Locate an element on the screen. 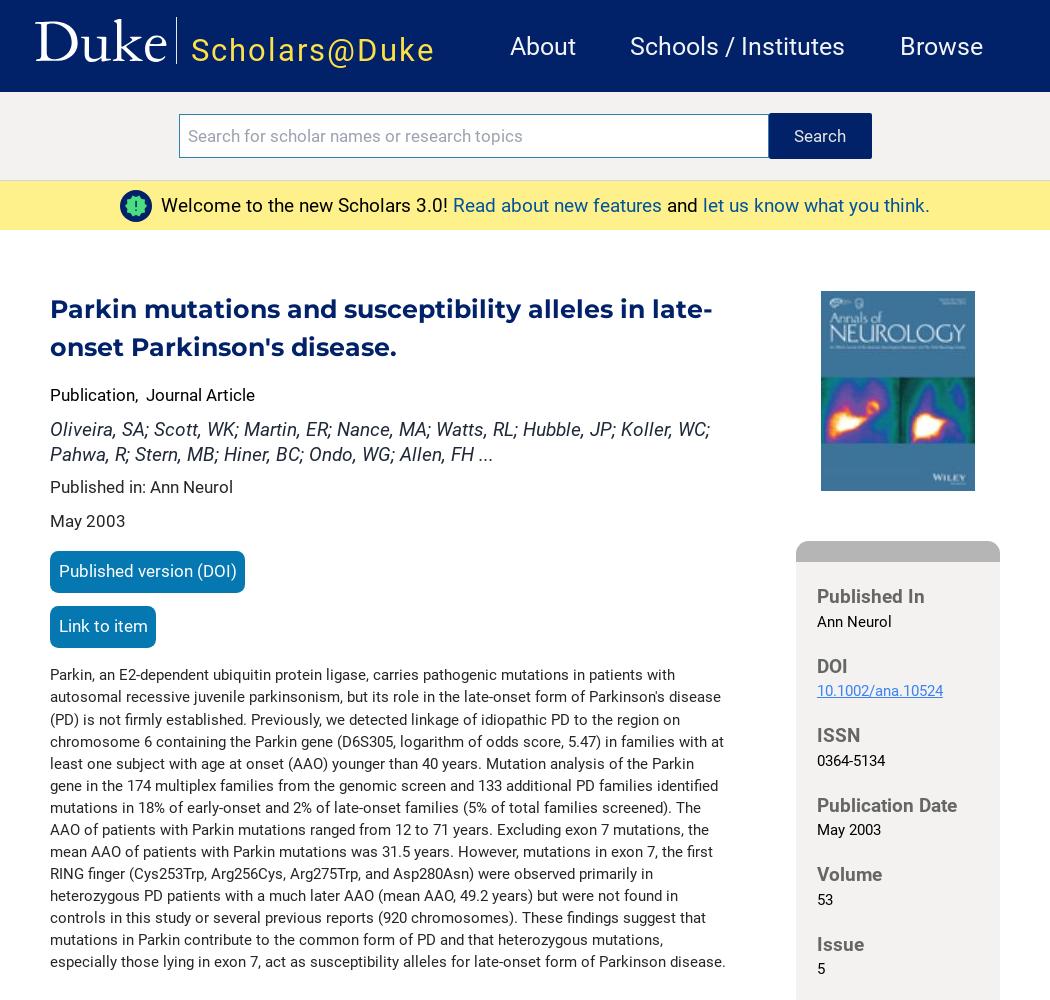  'Welcome to the new Scholars 3.0!' is located at coordinates (305, 203).